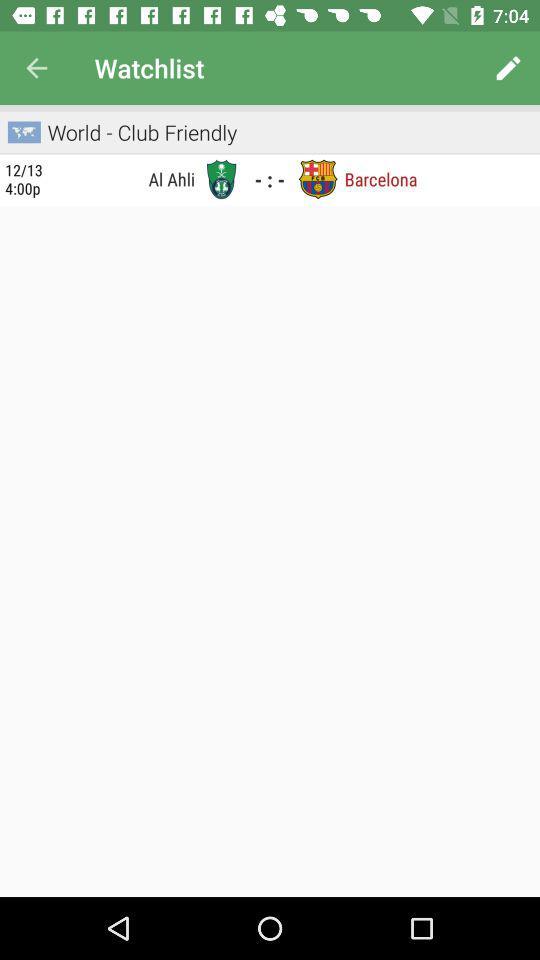  Describe the element at coordinates (36, 68) in the screenshot. I see `the item to the left of the watchlist` at that location.